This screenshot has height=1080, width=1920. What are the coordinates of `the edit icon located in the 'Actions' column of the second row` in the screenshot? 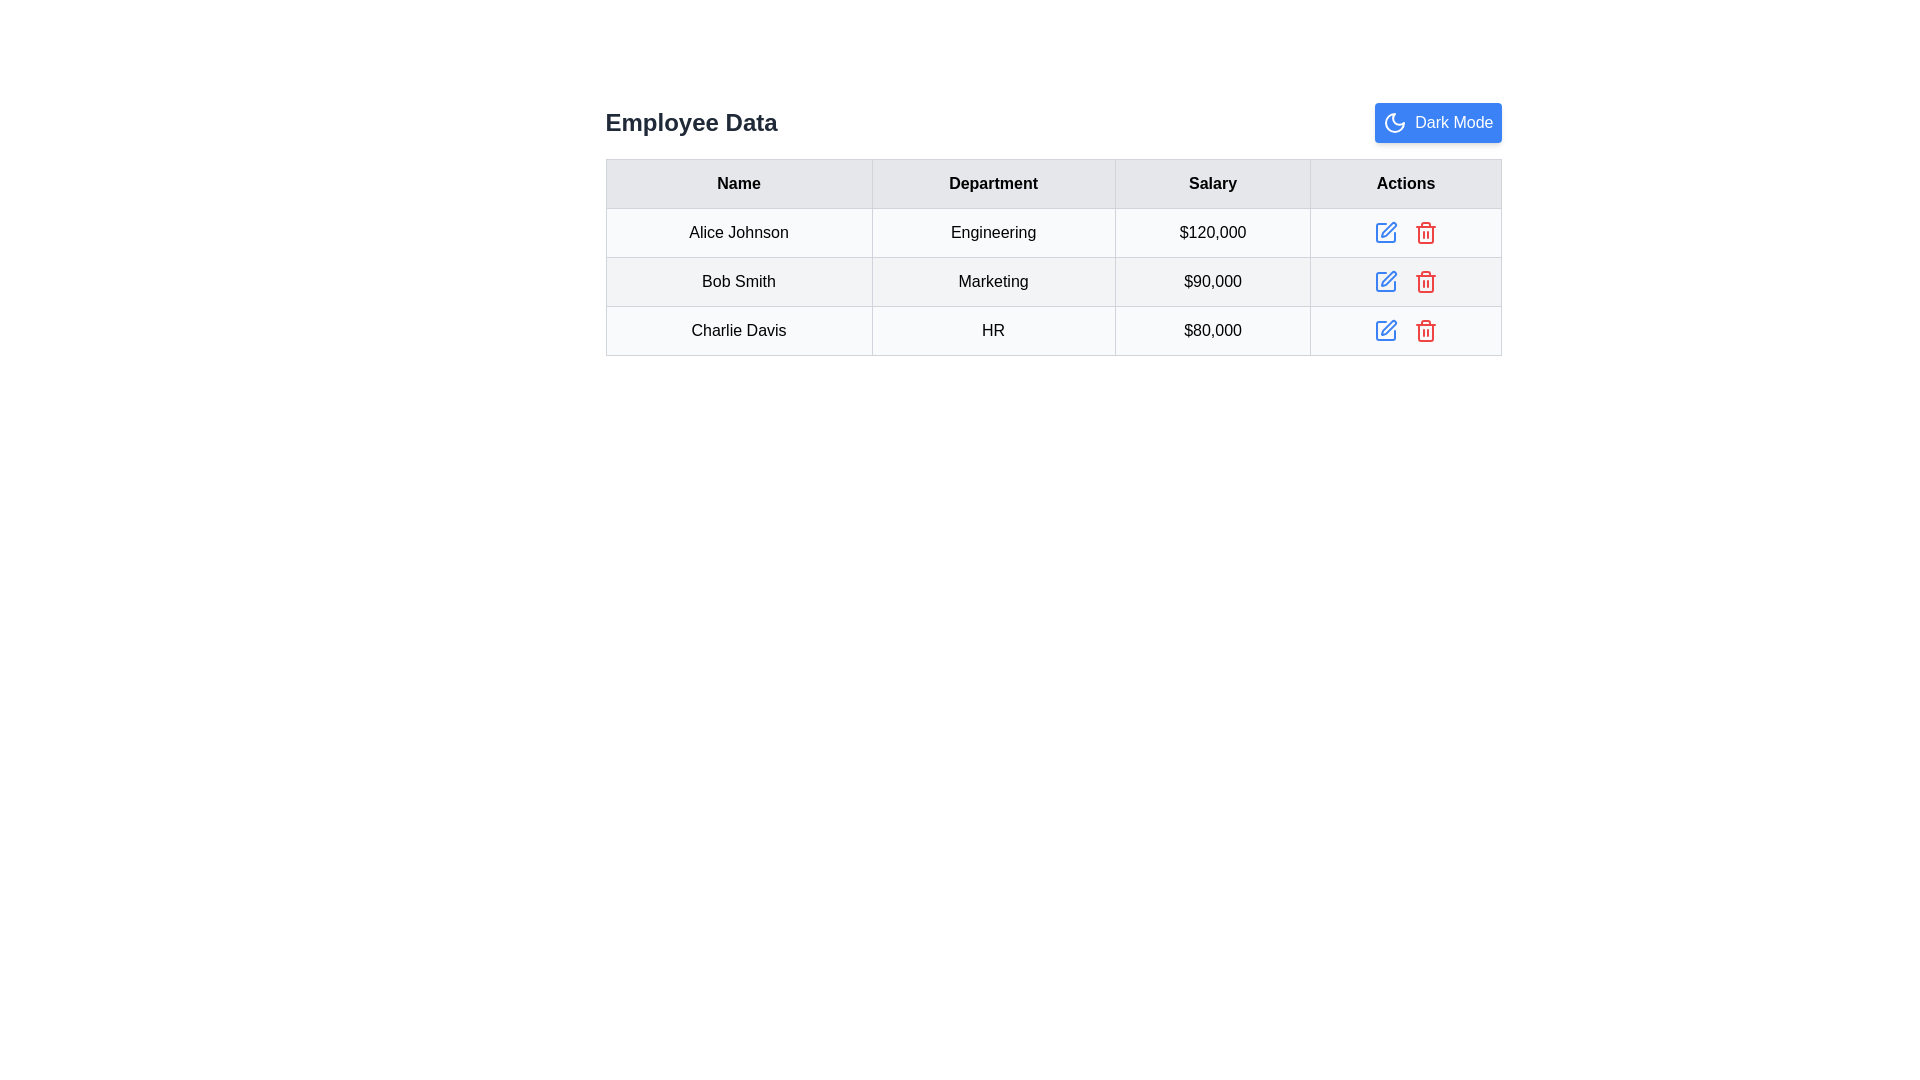 It's located at (1386, 278).